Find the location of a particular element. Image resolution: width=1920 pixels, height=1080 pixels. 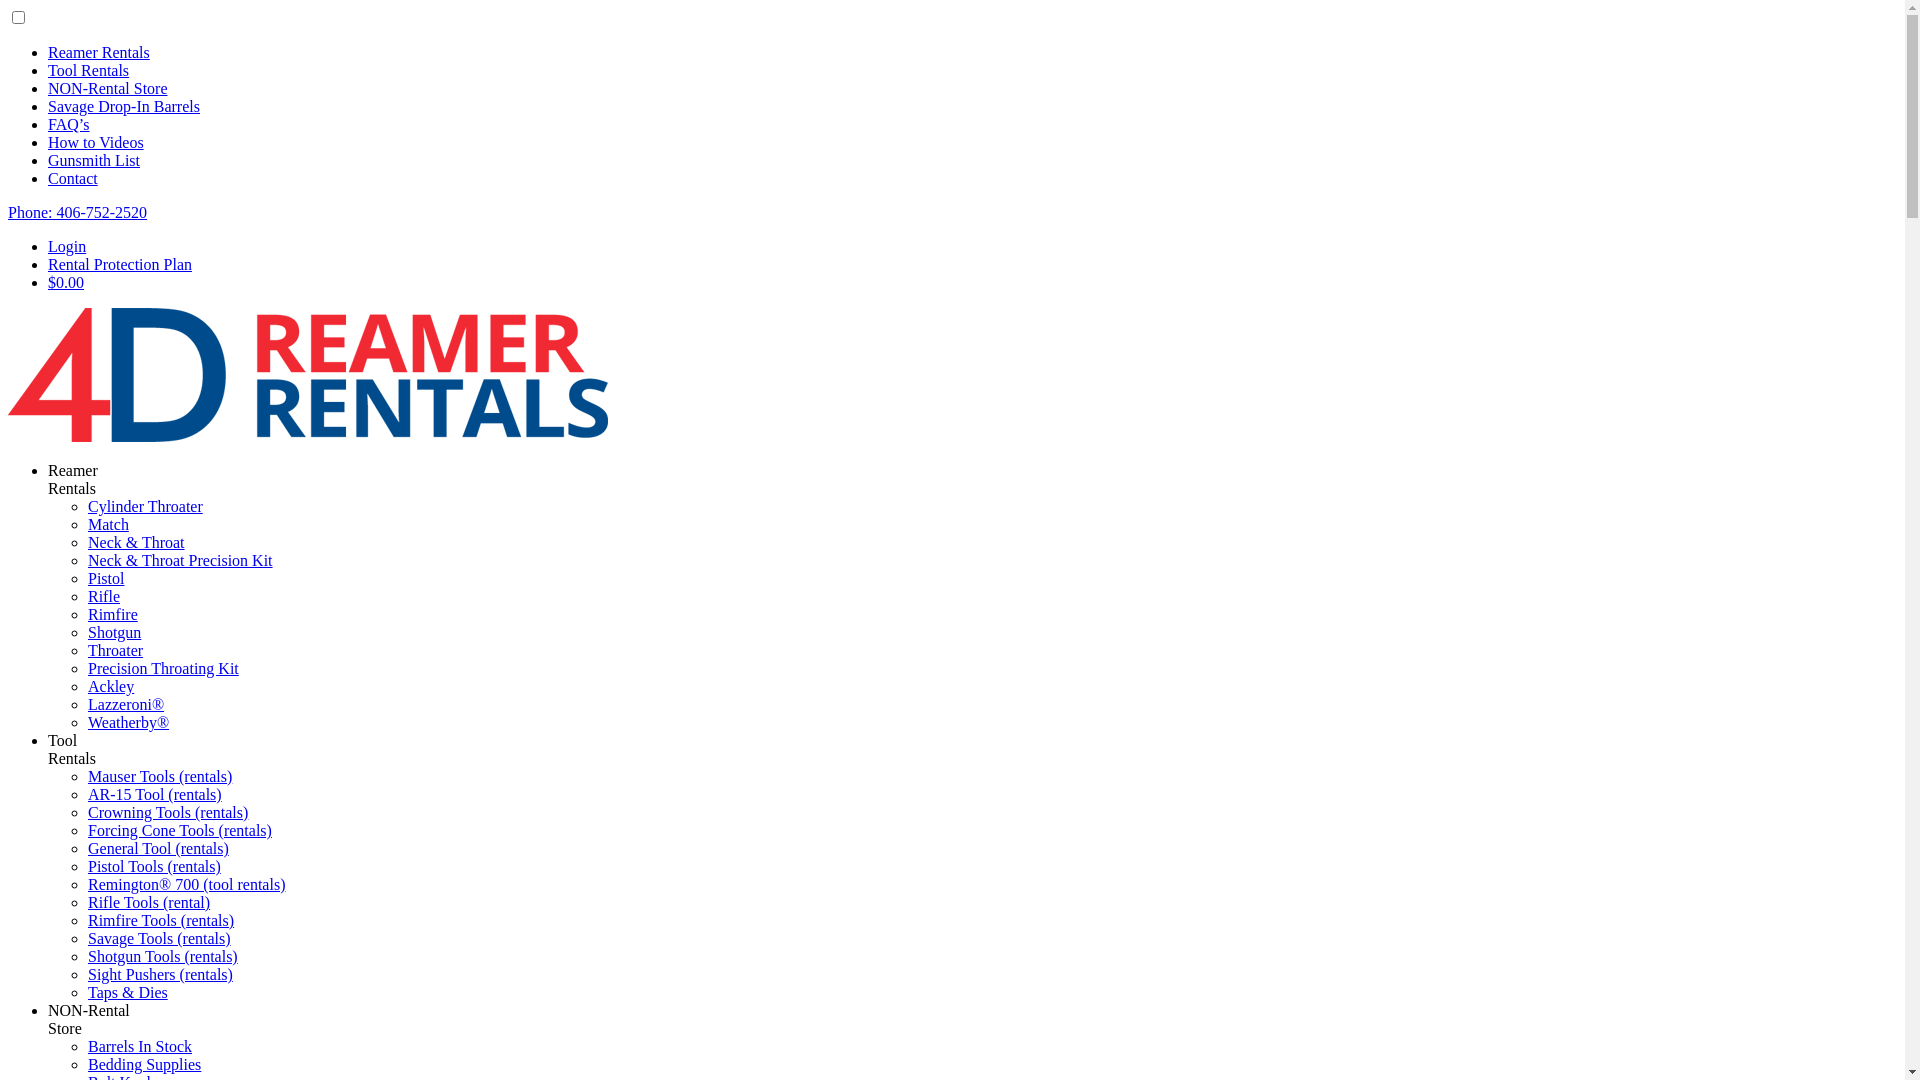

'Taps & Dies' is located at coordinates (127, 992).